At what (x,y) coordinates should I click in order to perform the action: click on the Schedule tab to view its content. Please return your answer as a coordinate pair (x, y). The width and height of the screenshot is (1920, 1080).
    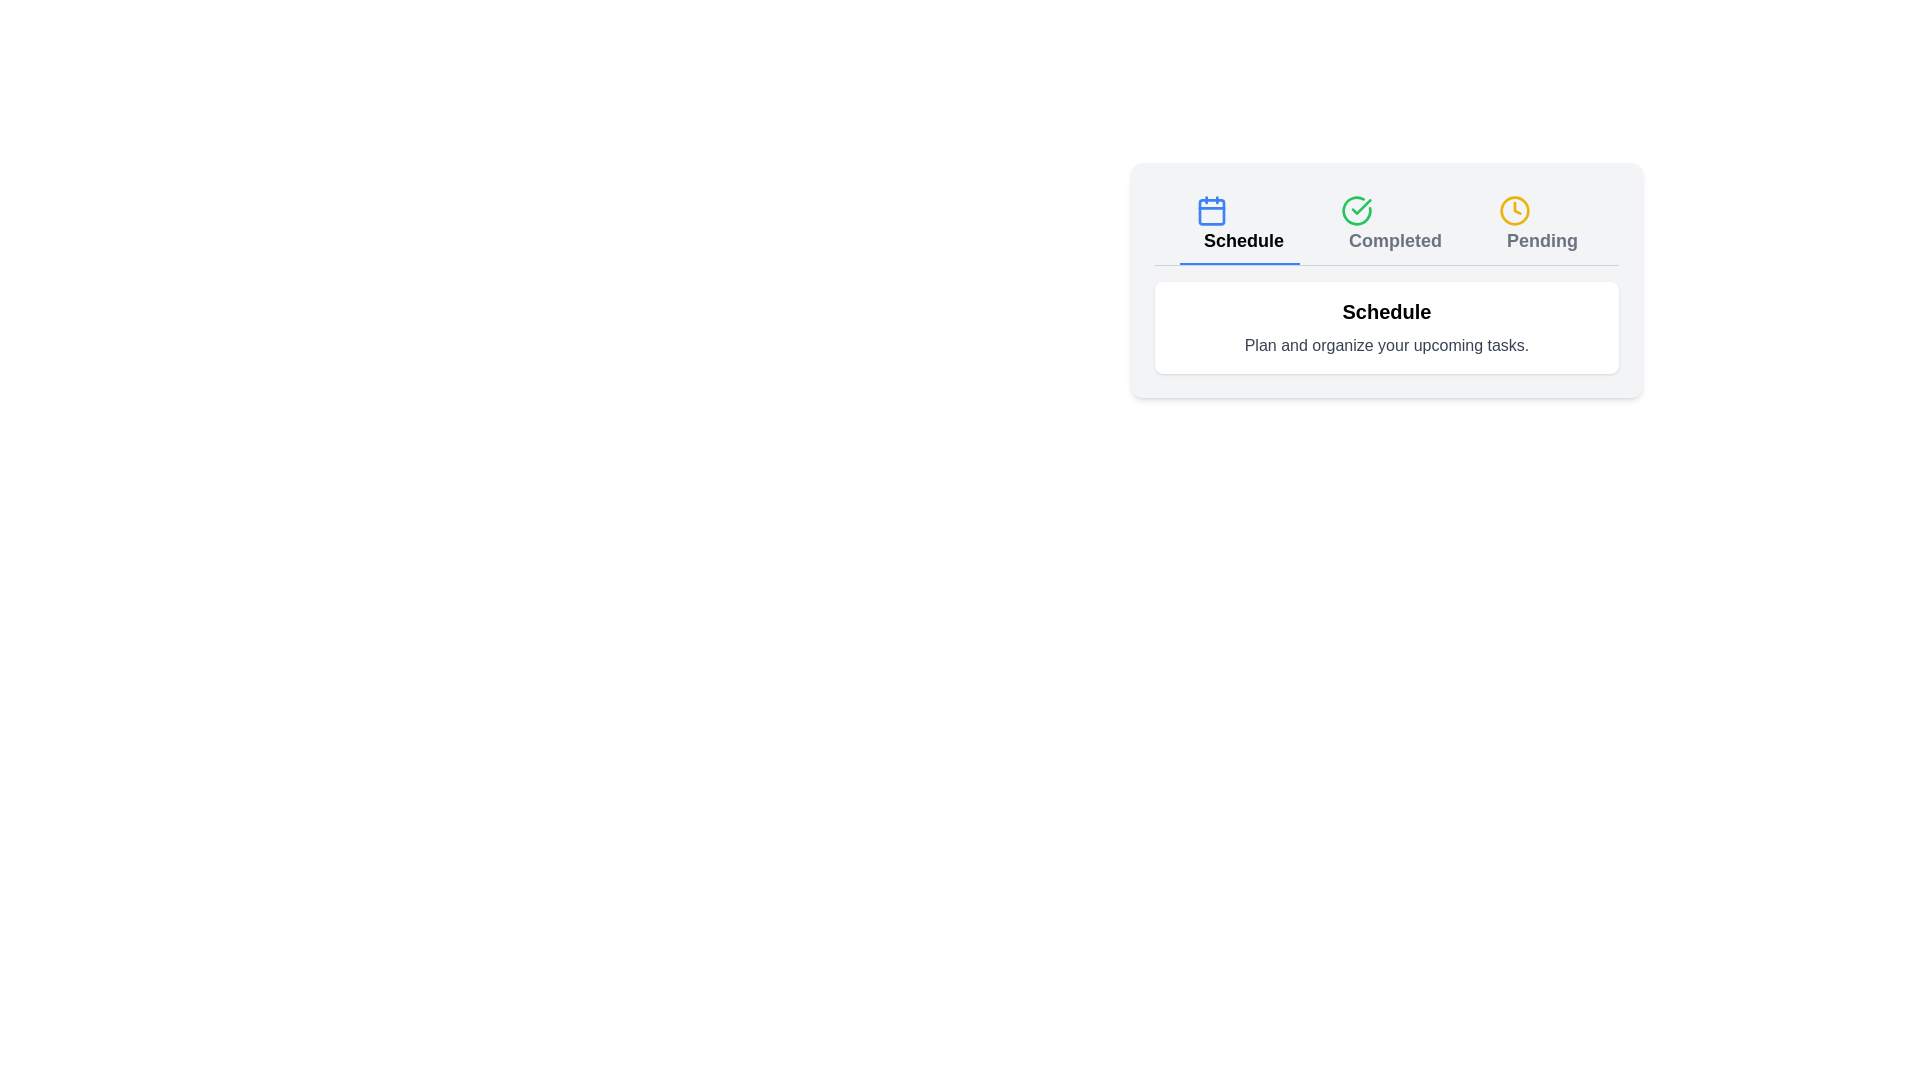
    Looking at the image, I should click on (1238, 225).